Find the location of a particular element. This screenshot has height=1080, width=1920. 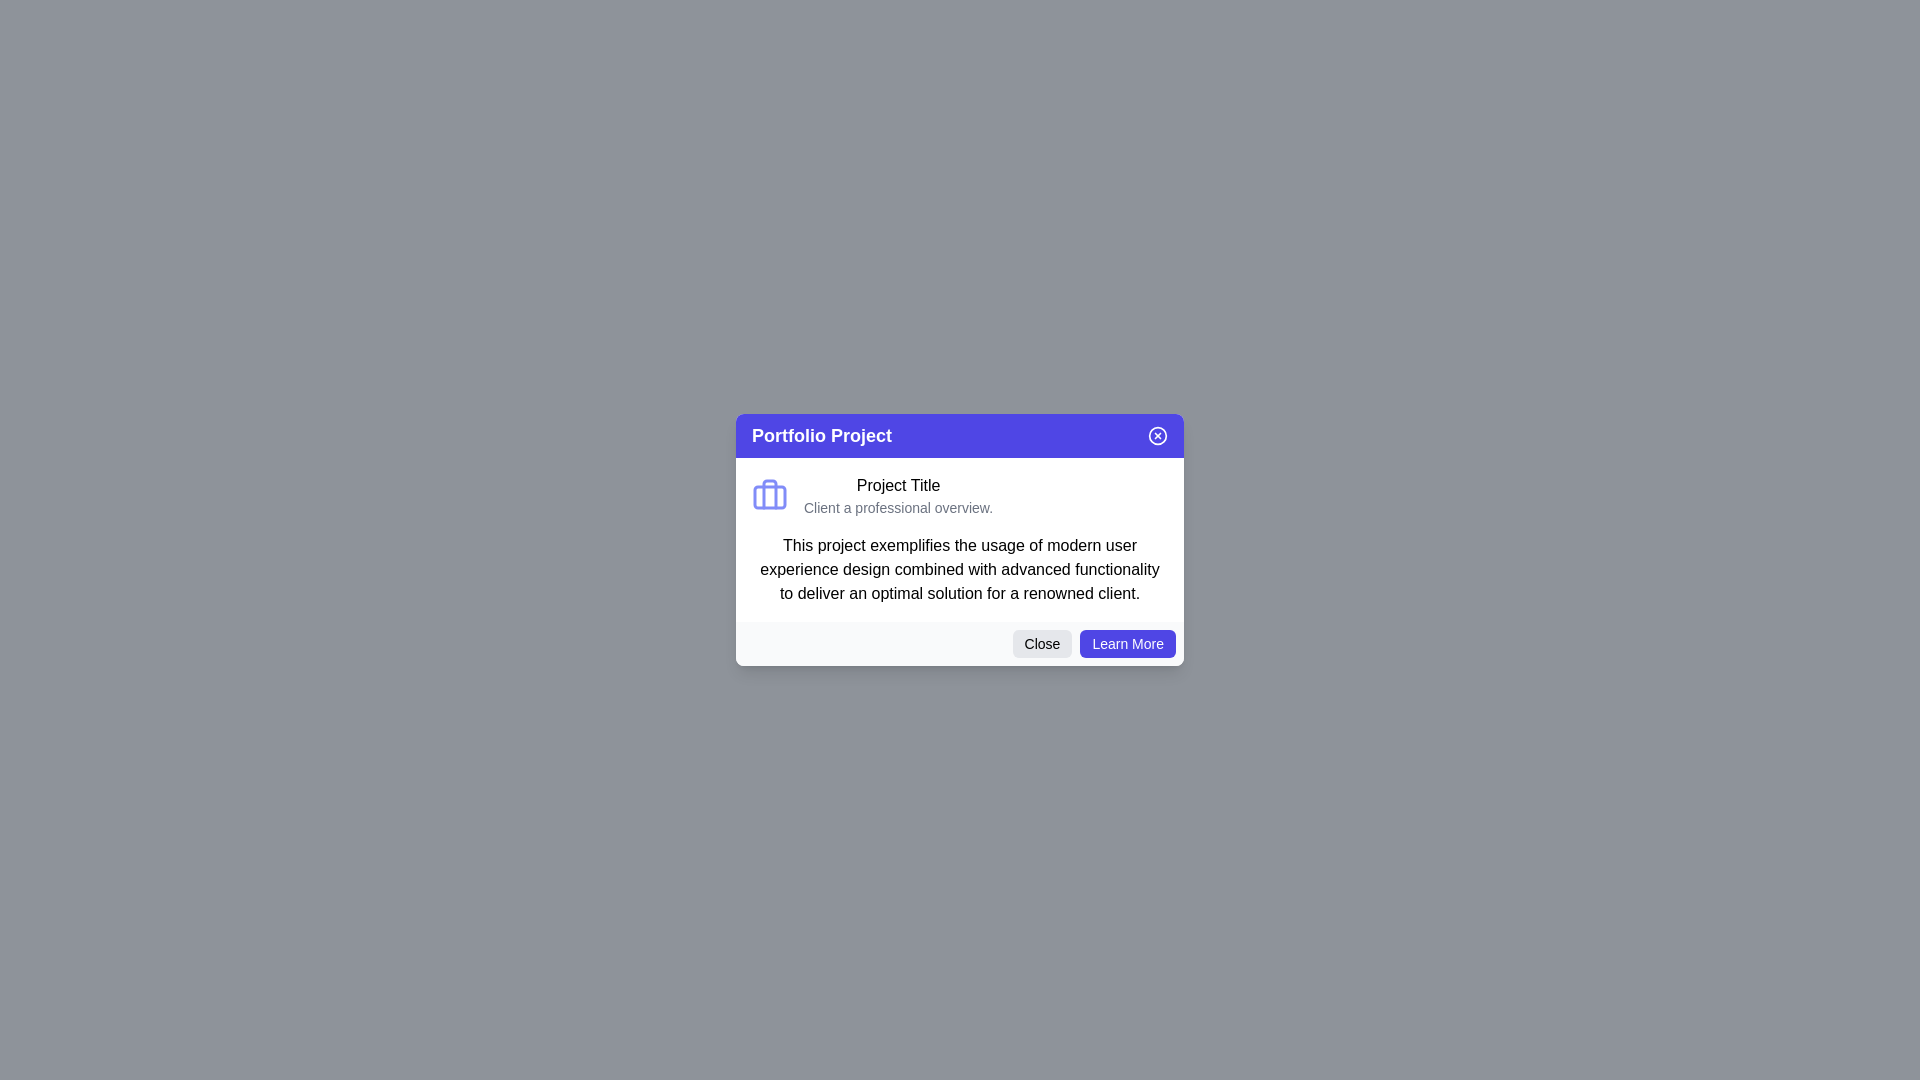

the indigo briefcase icon located on the left side of the 'Project Title' text is located at coordinates (768, 495).